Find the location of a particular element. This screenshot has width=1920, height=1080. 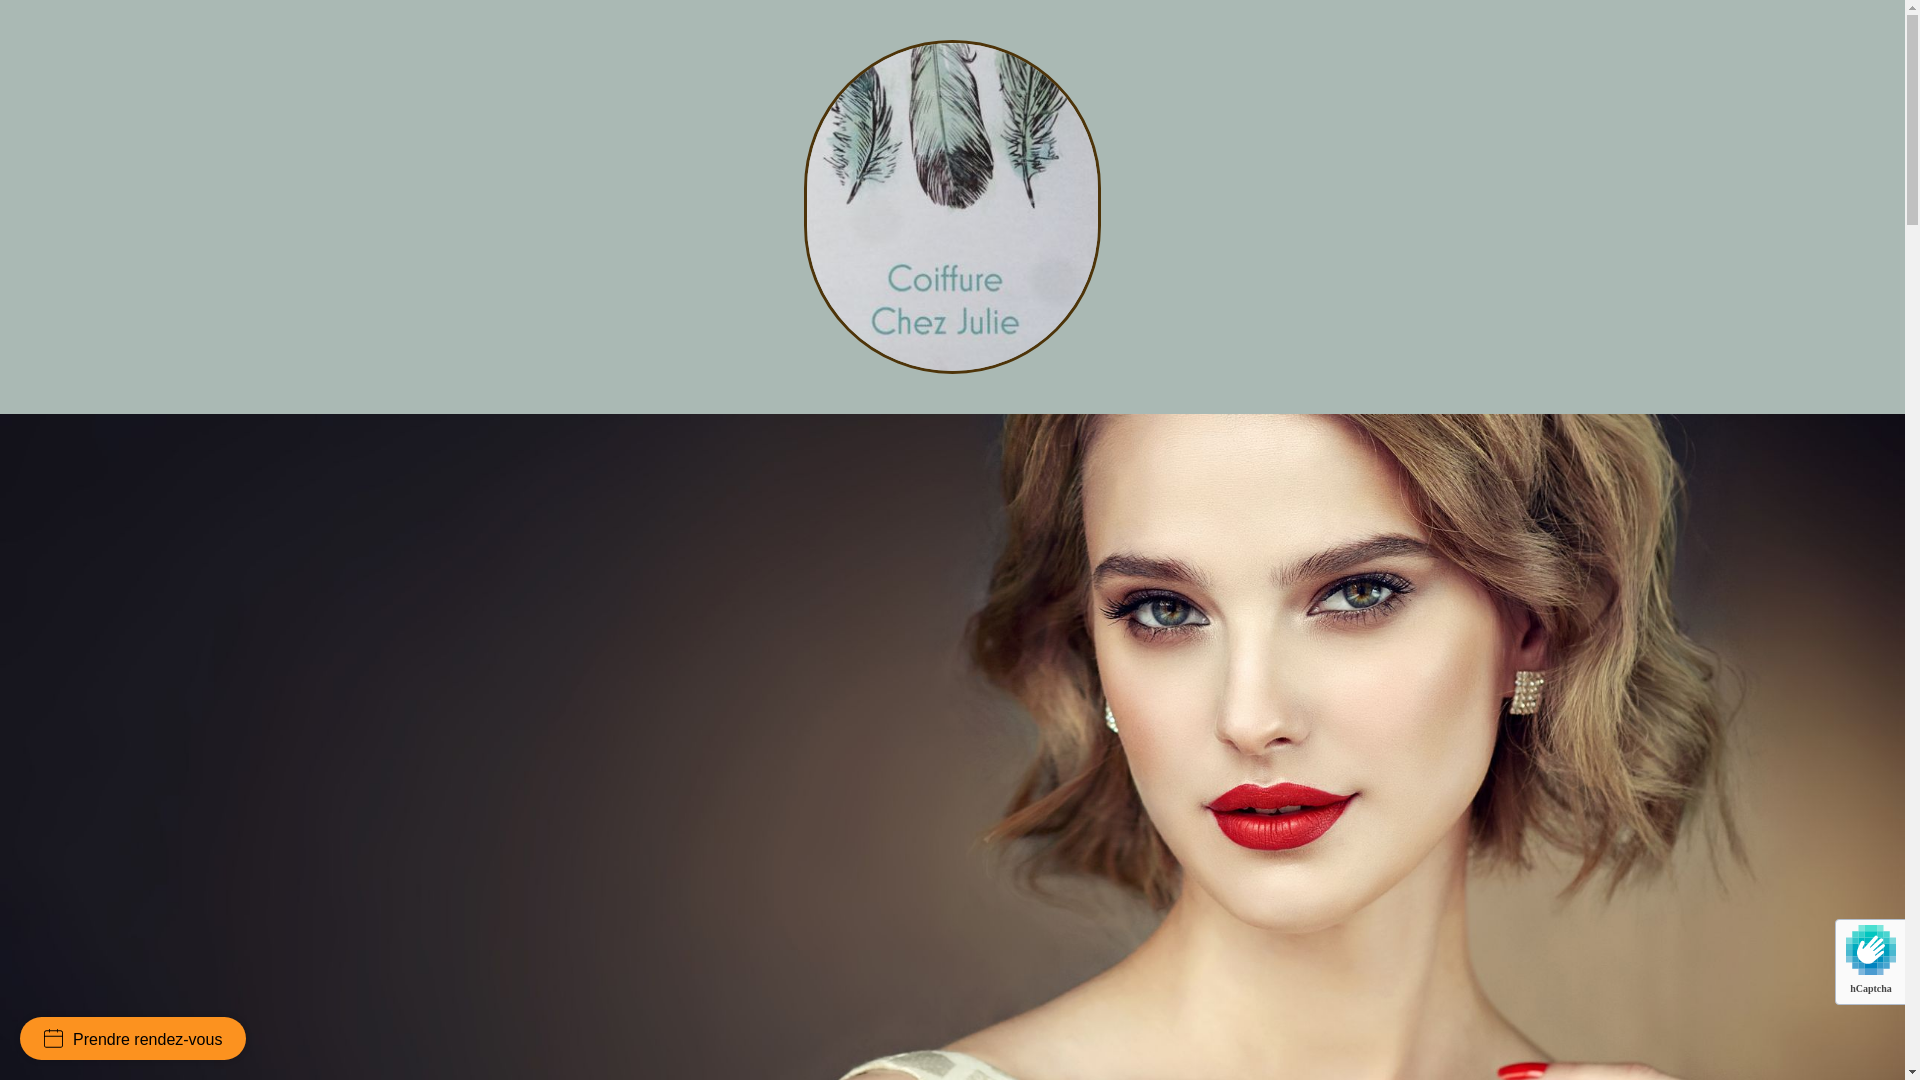

'Prendre rendez-vous' is located at coordinates (132, 1037).